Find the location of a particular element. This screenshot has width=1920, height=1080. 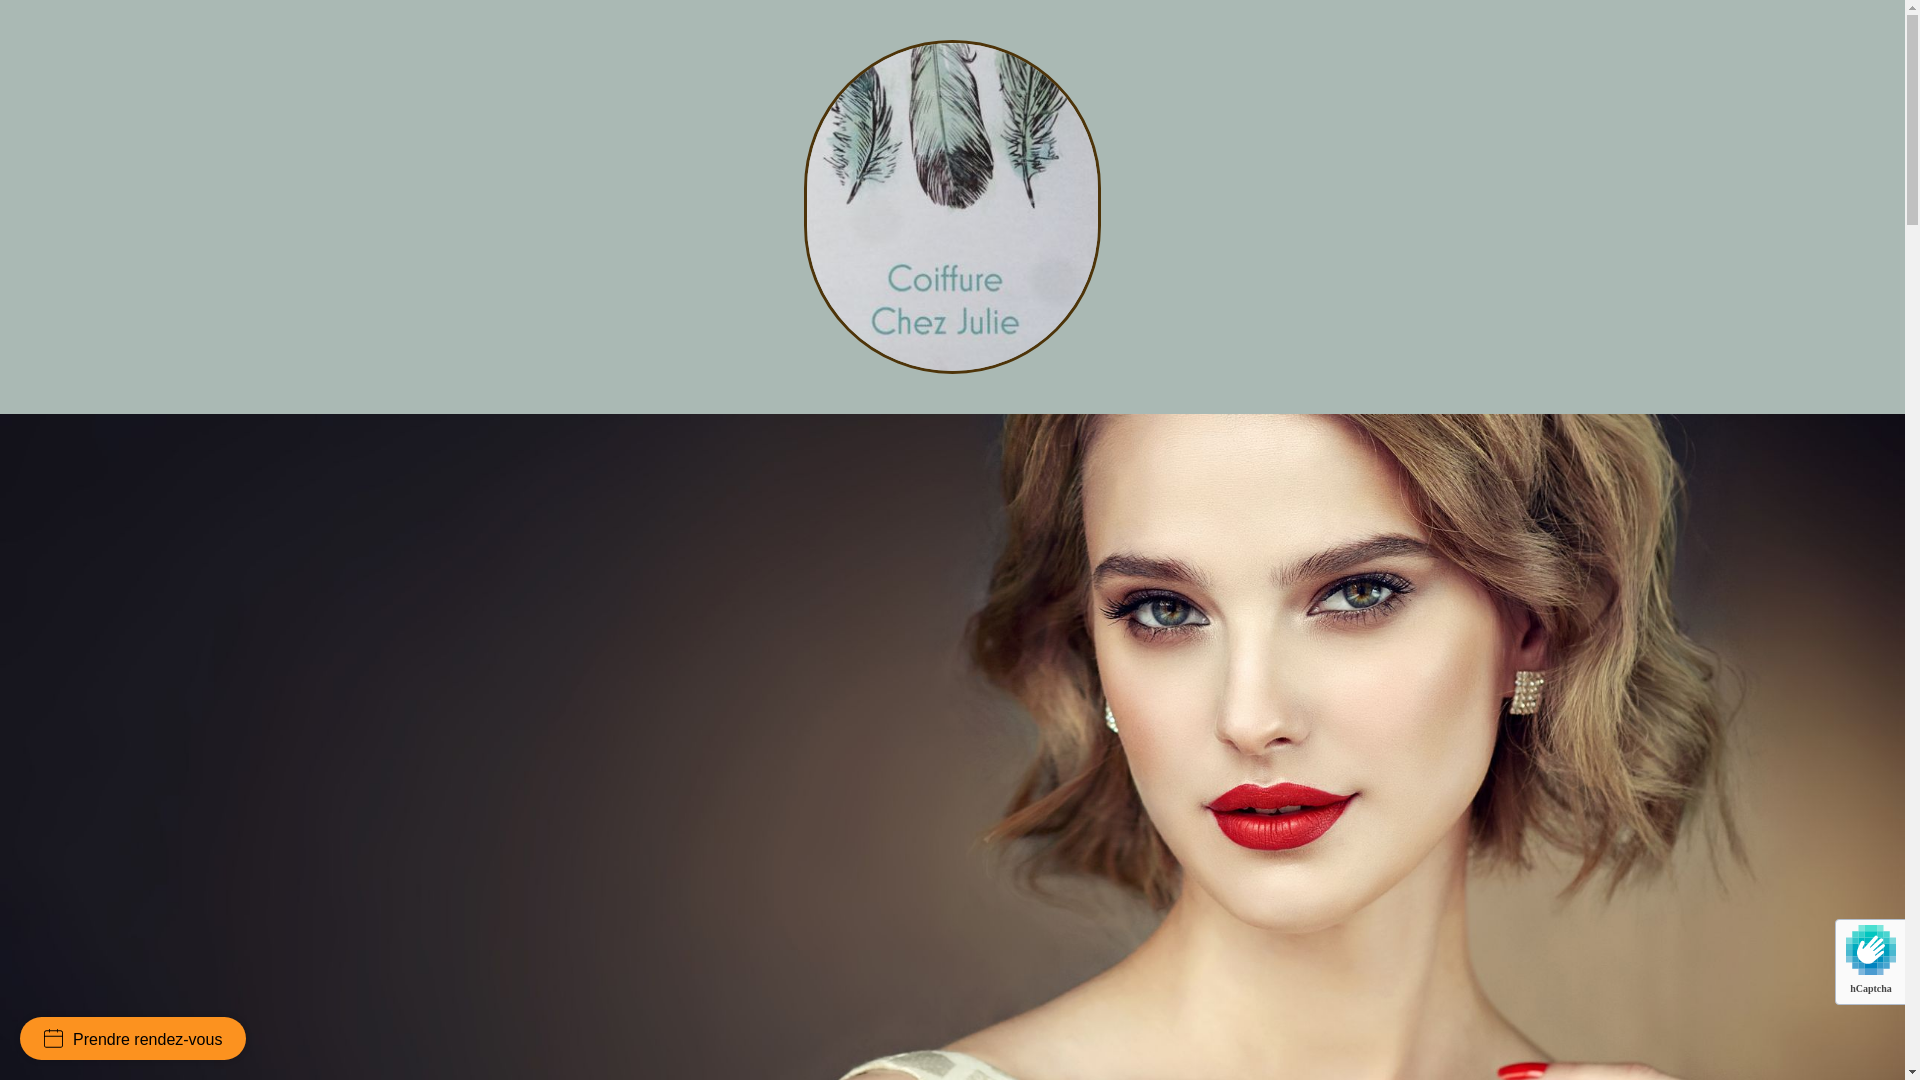

'Prendre rendez-vous' is located at coordinates (132, 1037).